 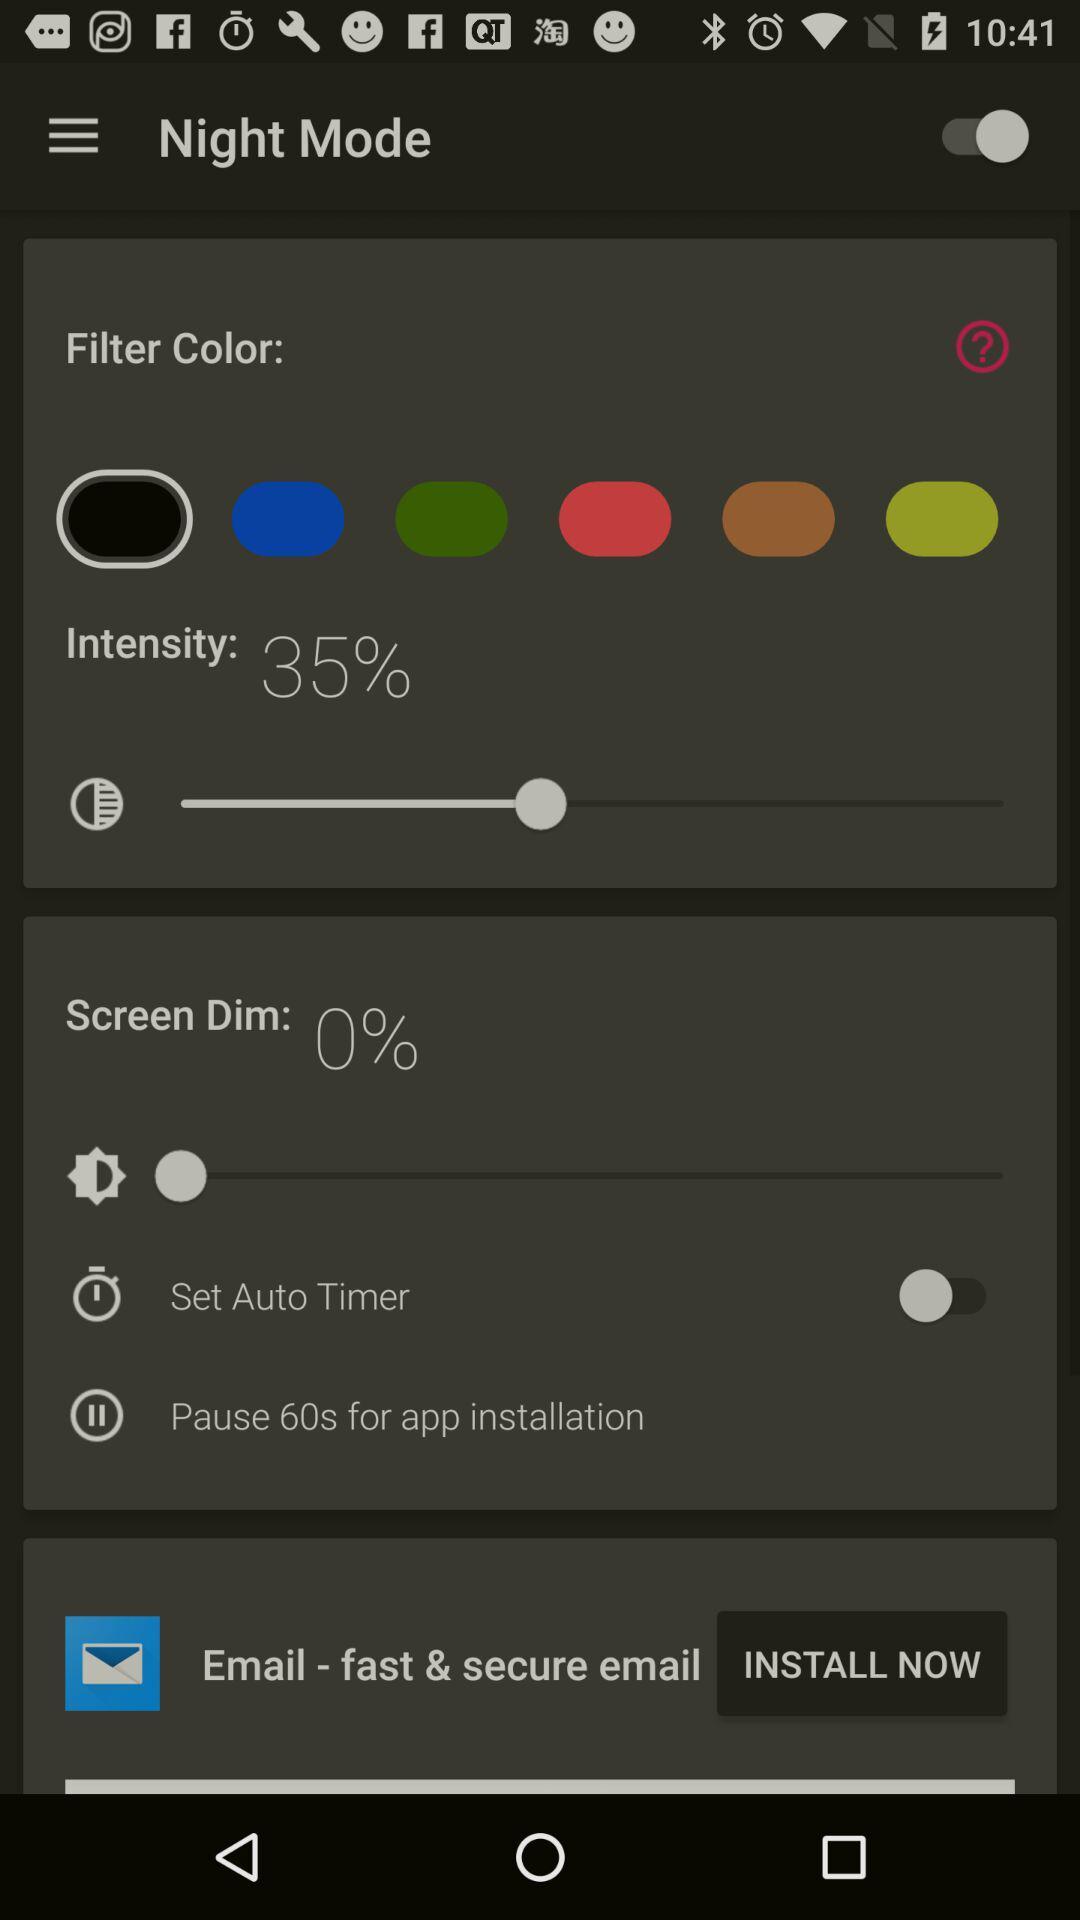 I want to click on switch night modo option, so click(x=974, y=135).